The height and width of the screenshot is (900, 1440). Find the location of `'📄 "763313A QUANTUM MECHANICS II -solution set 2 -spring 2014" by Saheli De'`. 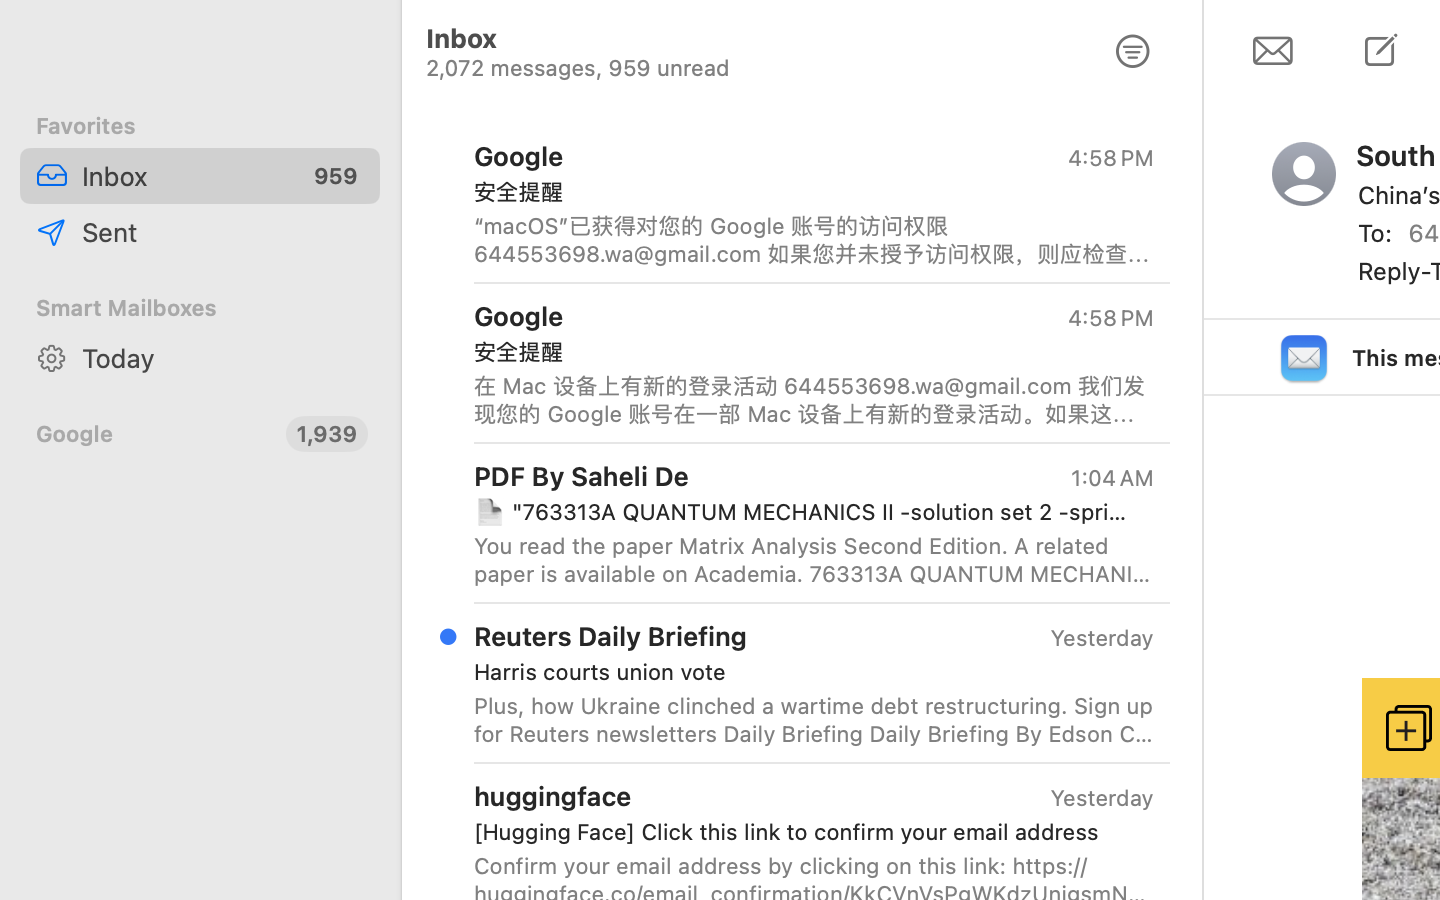

'📄 "763313A QUANTUM MECHANICS II -solution set 2 -spring 2014" by Saheli De' is located at coordinates (805, 511).